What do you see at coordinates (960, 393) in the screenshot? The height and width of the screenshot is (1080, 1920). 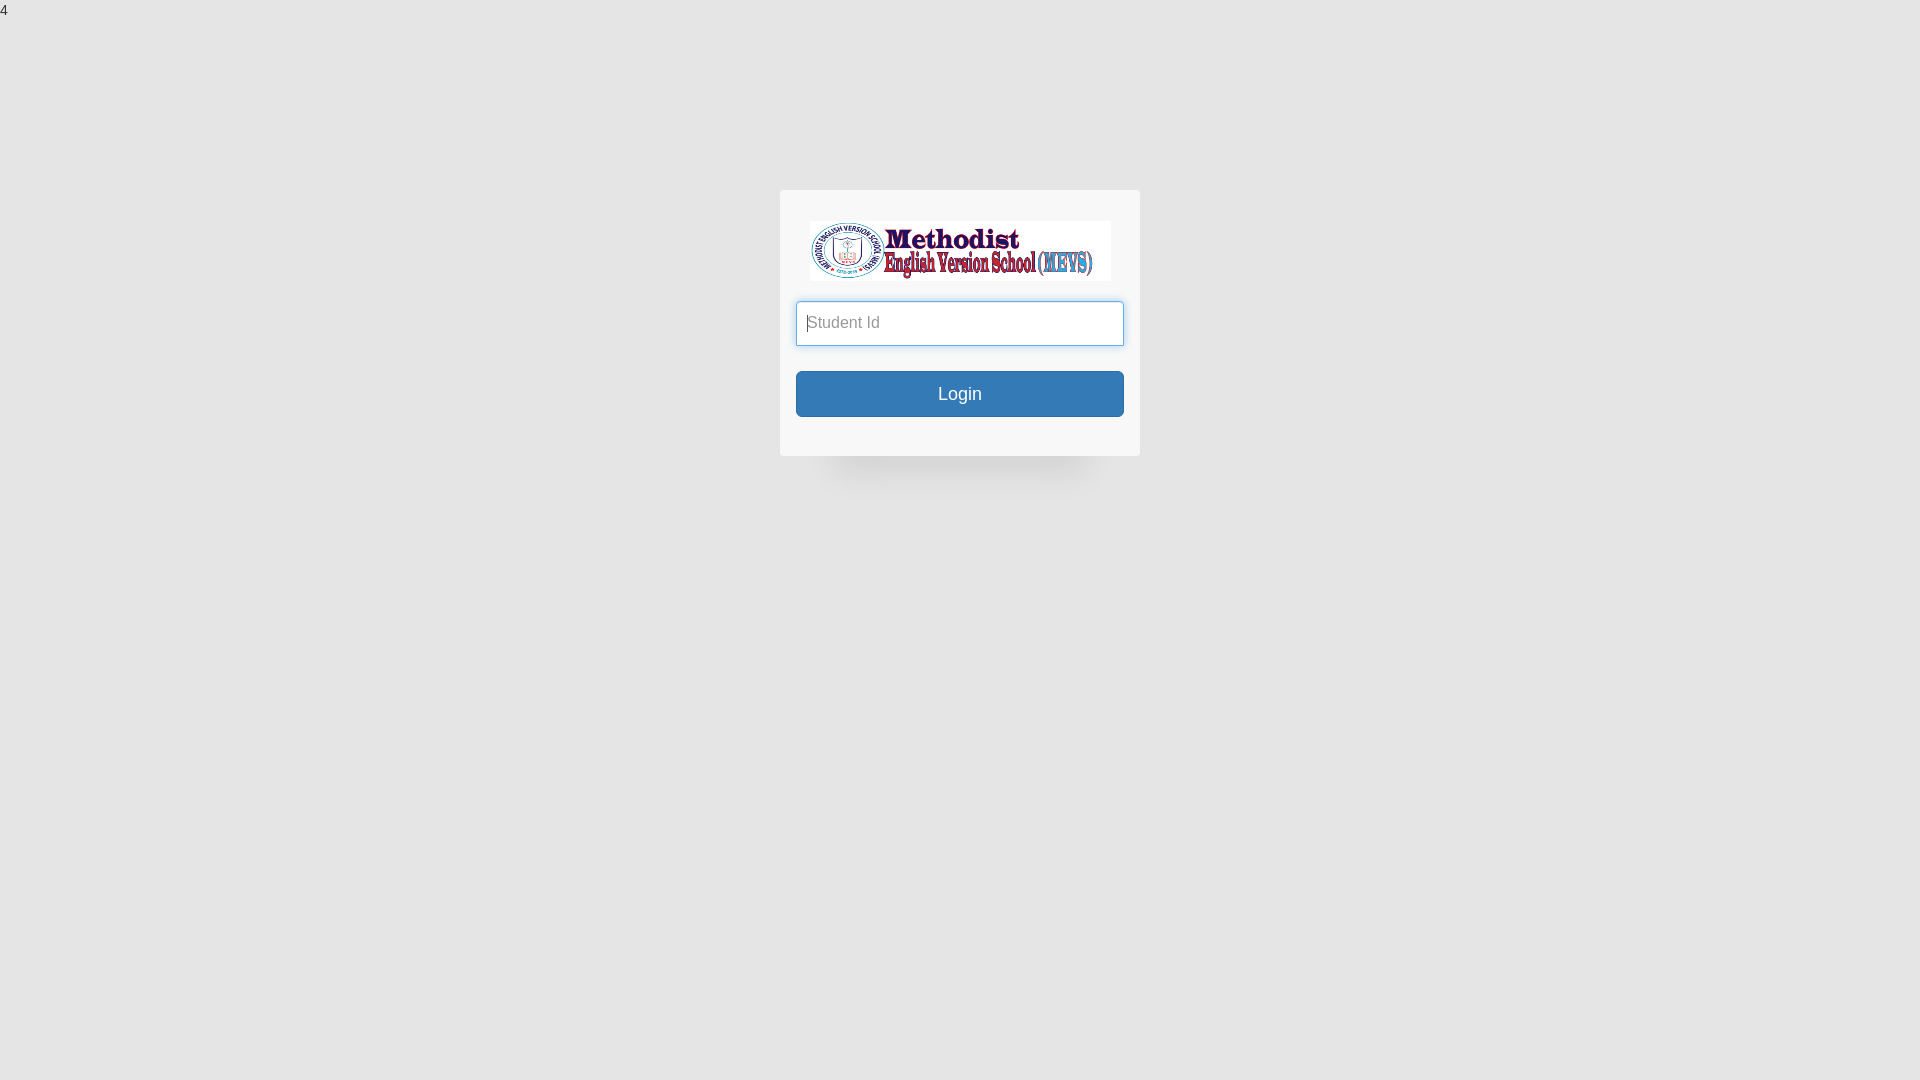 I see `'Login'` at bounding box center [960, 393].